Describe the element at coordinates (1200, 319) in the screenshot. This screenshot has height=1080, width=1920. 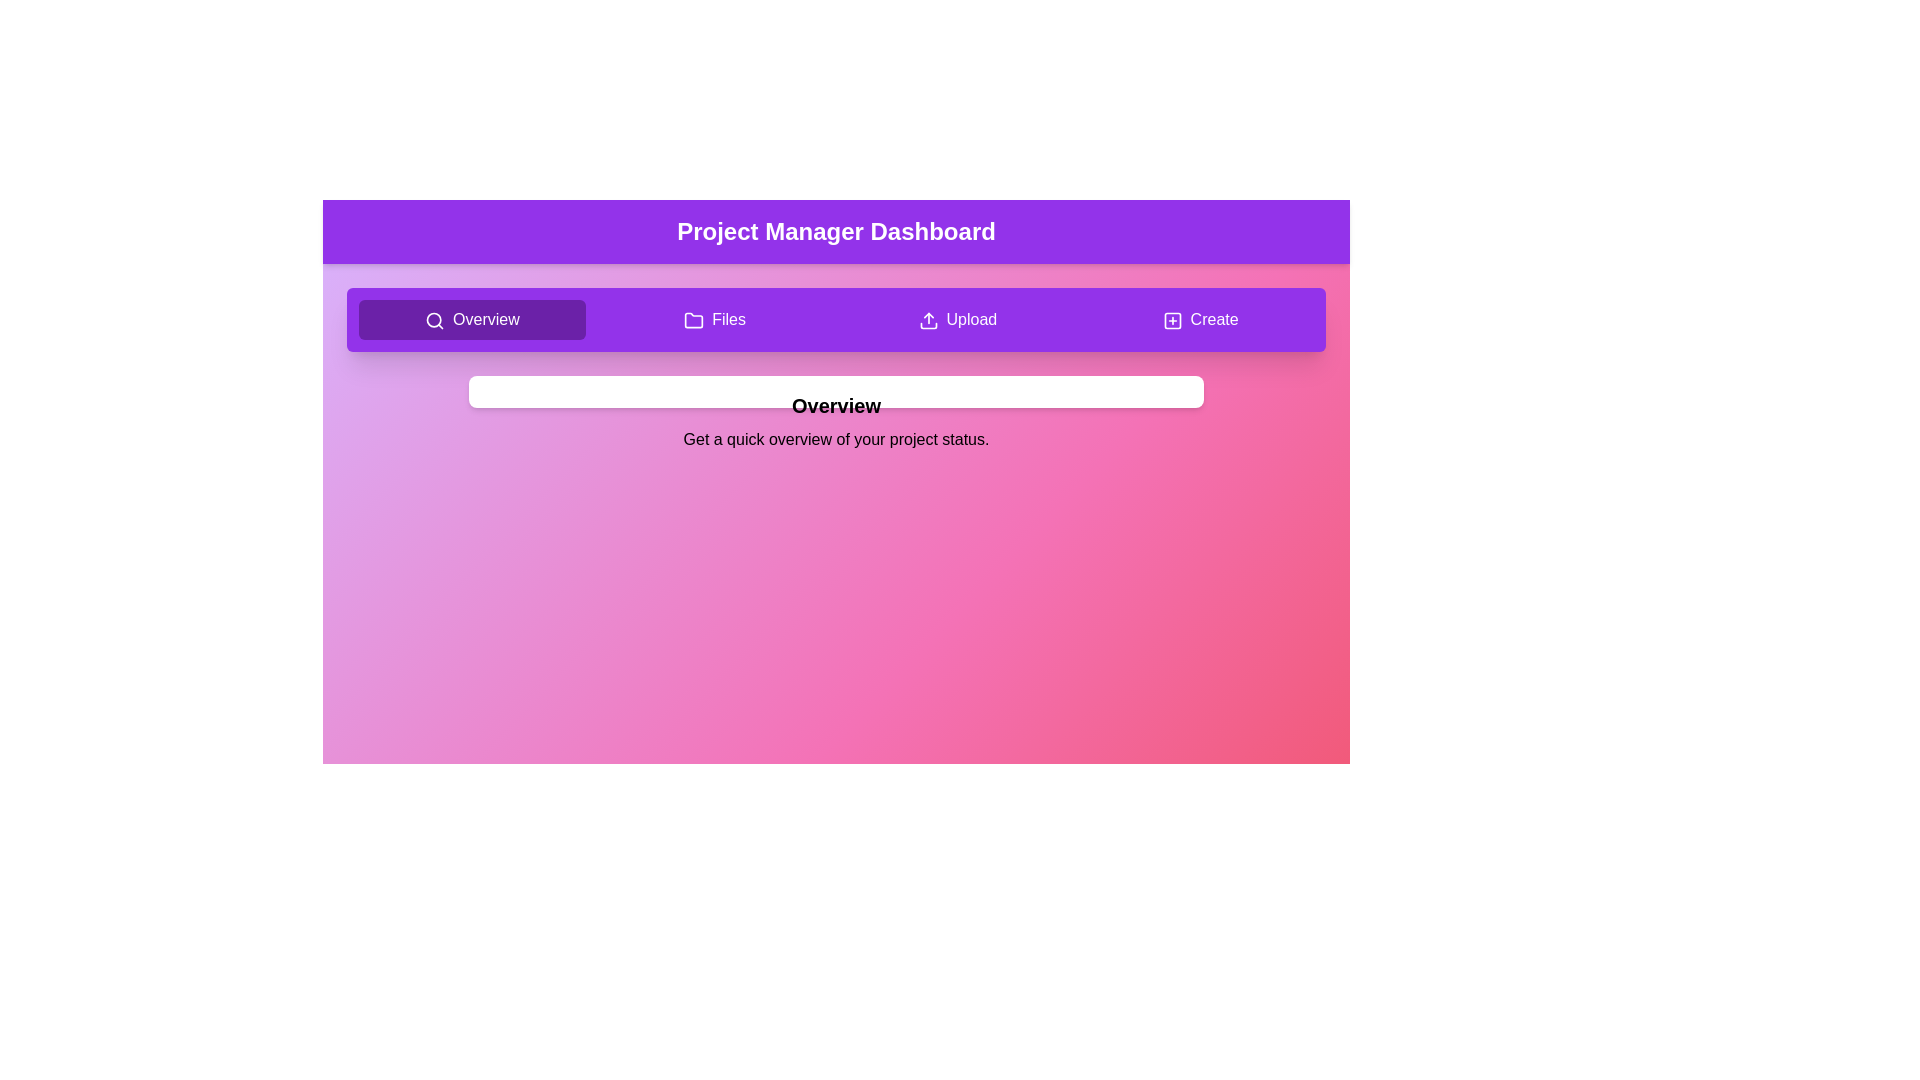
I see `the tab button corresponding to Create` at that location.